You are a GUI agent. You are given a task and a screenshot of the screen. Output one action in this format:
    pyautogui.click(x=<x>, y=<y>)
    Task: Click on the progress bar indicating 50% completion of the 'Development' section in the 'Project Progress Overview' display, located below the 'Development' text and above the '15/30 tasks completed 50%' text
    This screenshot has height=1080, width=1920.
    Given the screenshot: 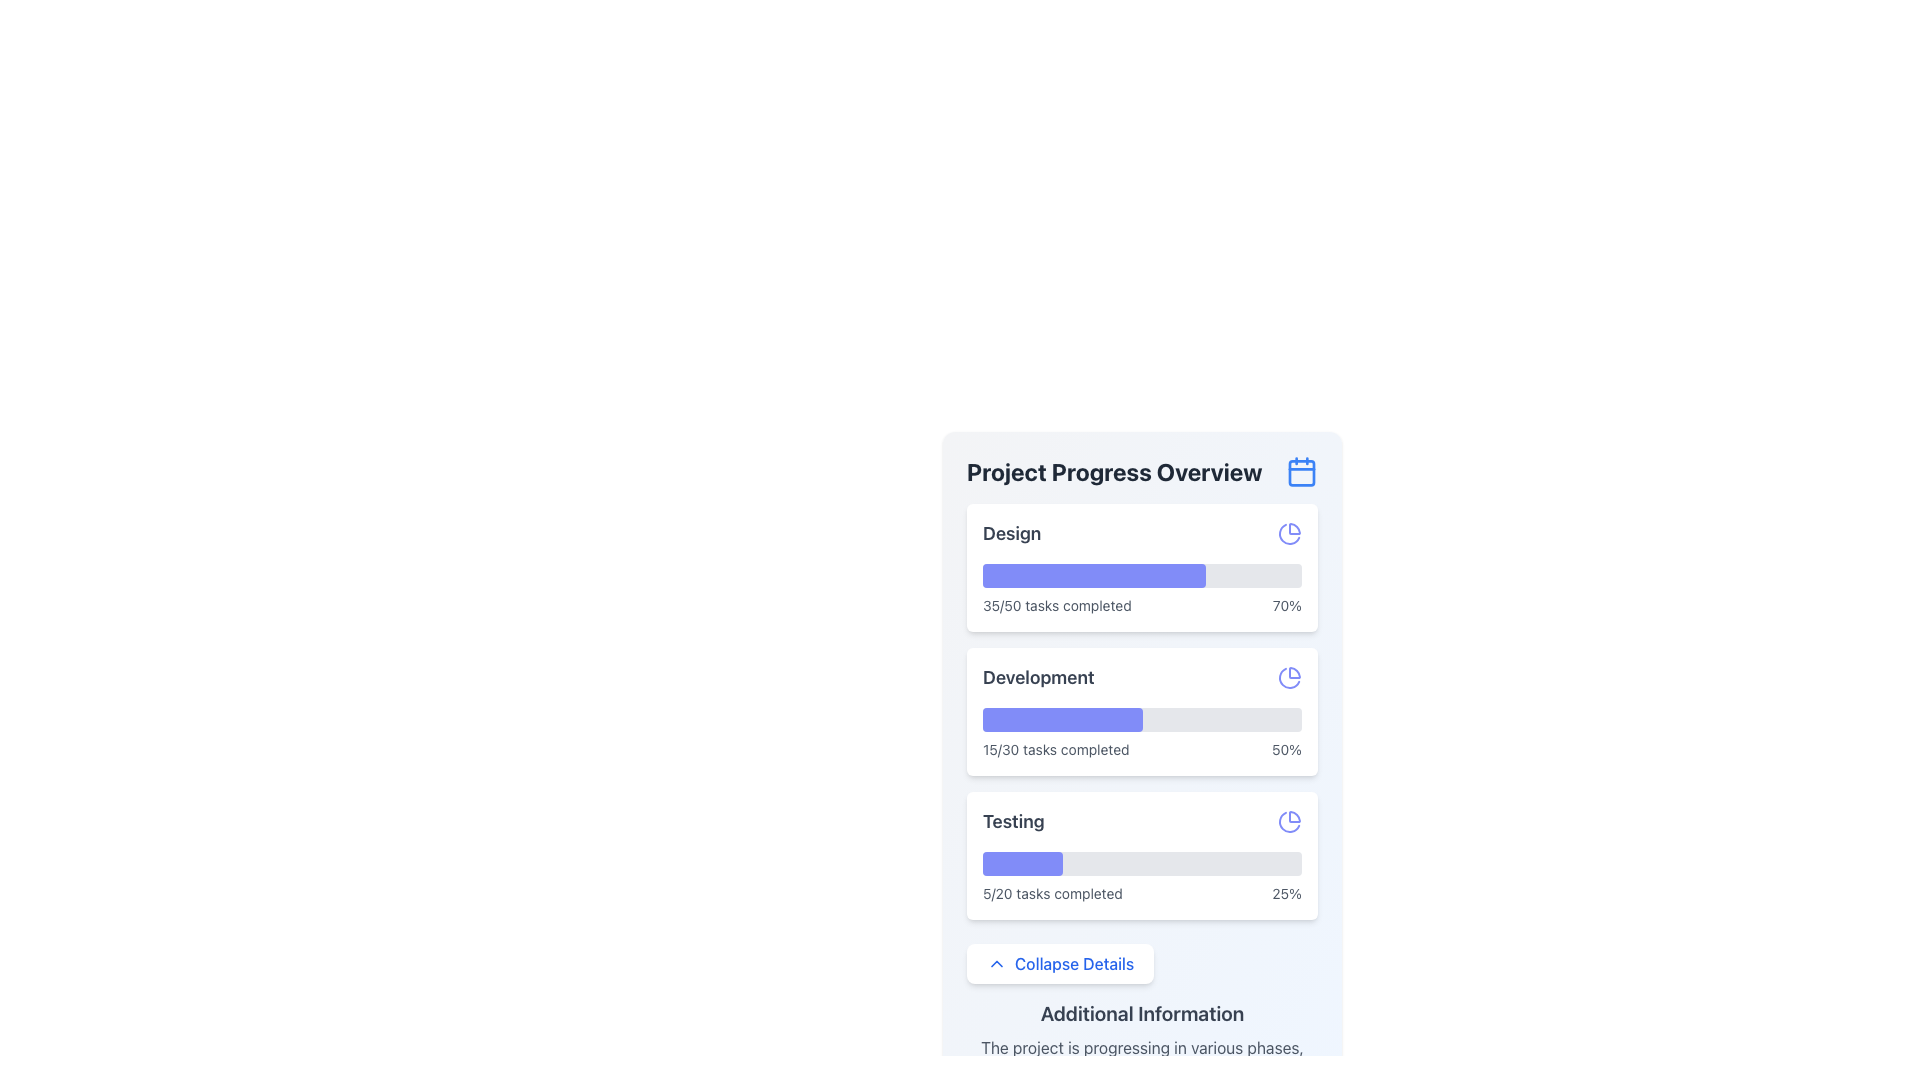 What is the action you would take?
    pyautogui.click(x=1142, y=720)
    